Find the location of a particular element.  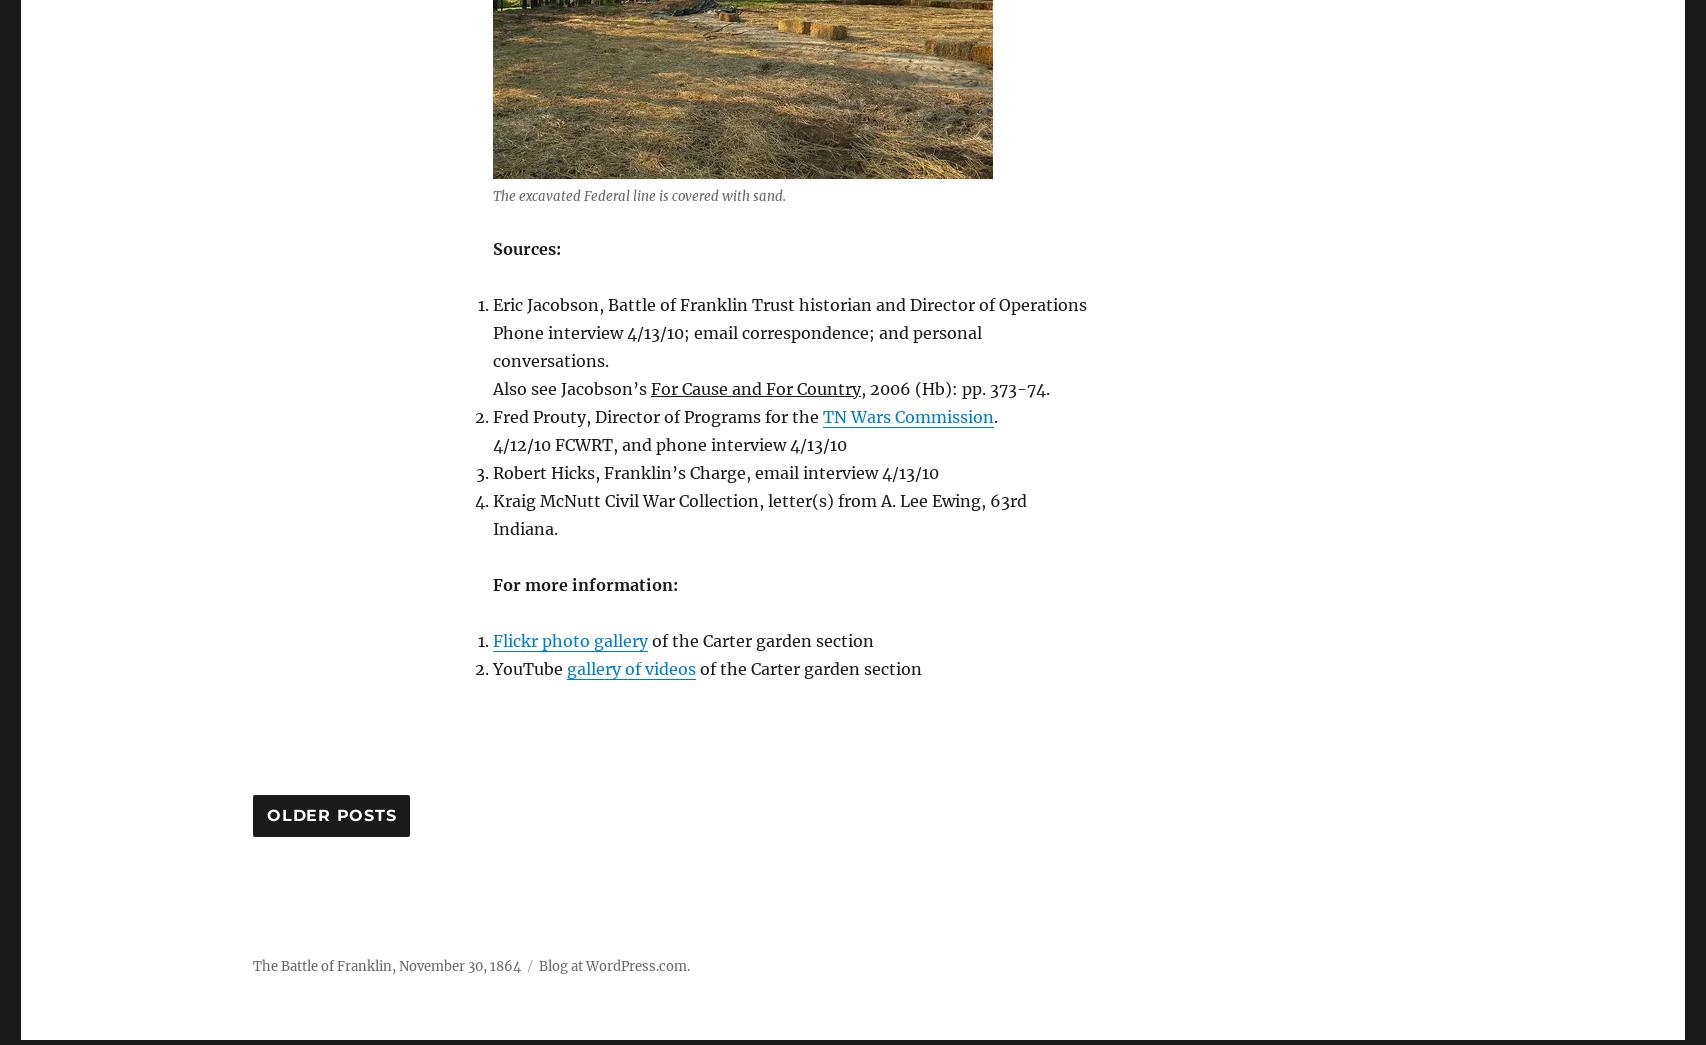

'Eric Jacobson, Battle of Franklin Trust historian and Director of Operations' is located at coordinates (789, 303).